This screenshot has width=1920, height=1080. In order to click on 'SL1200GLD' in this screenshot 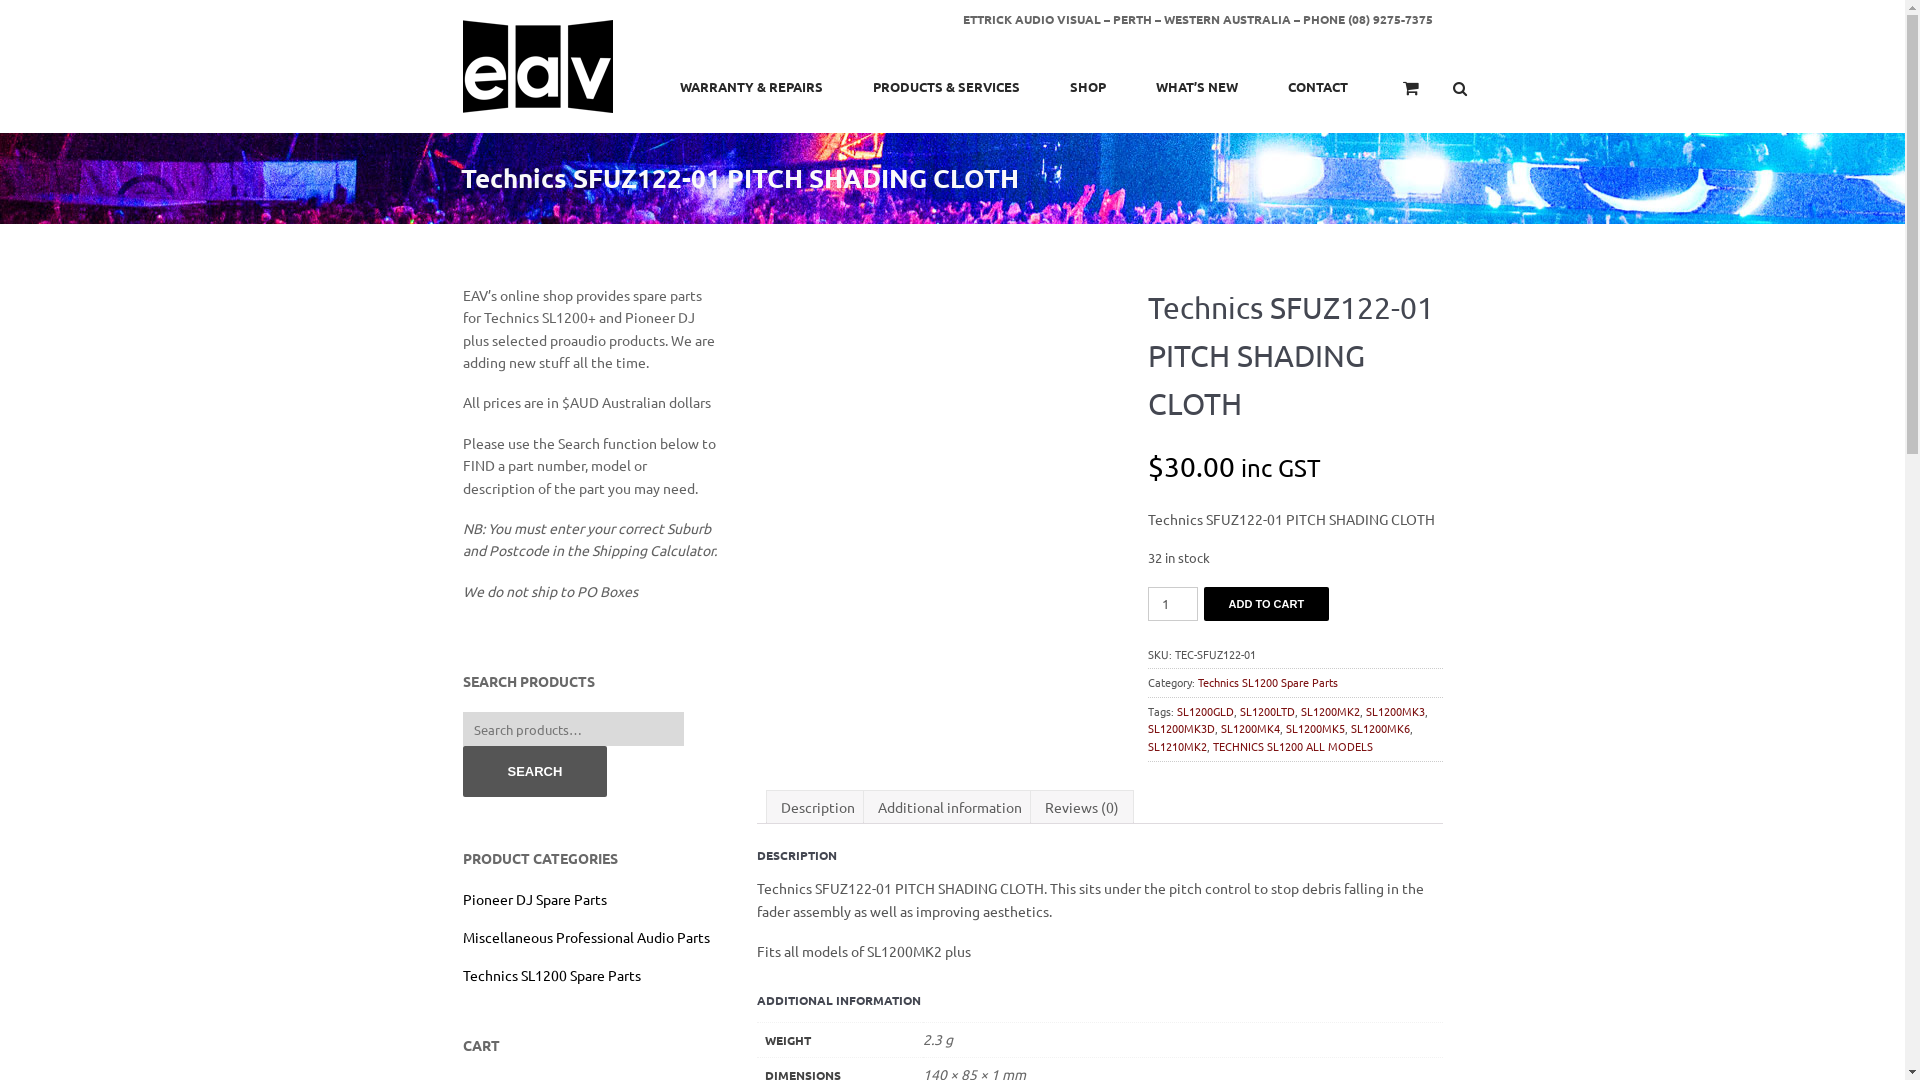, I will do `click(1204, 709)`.